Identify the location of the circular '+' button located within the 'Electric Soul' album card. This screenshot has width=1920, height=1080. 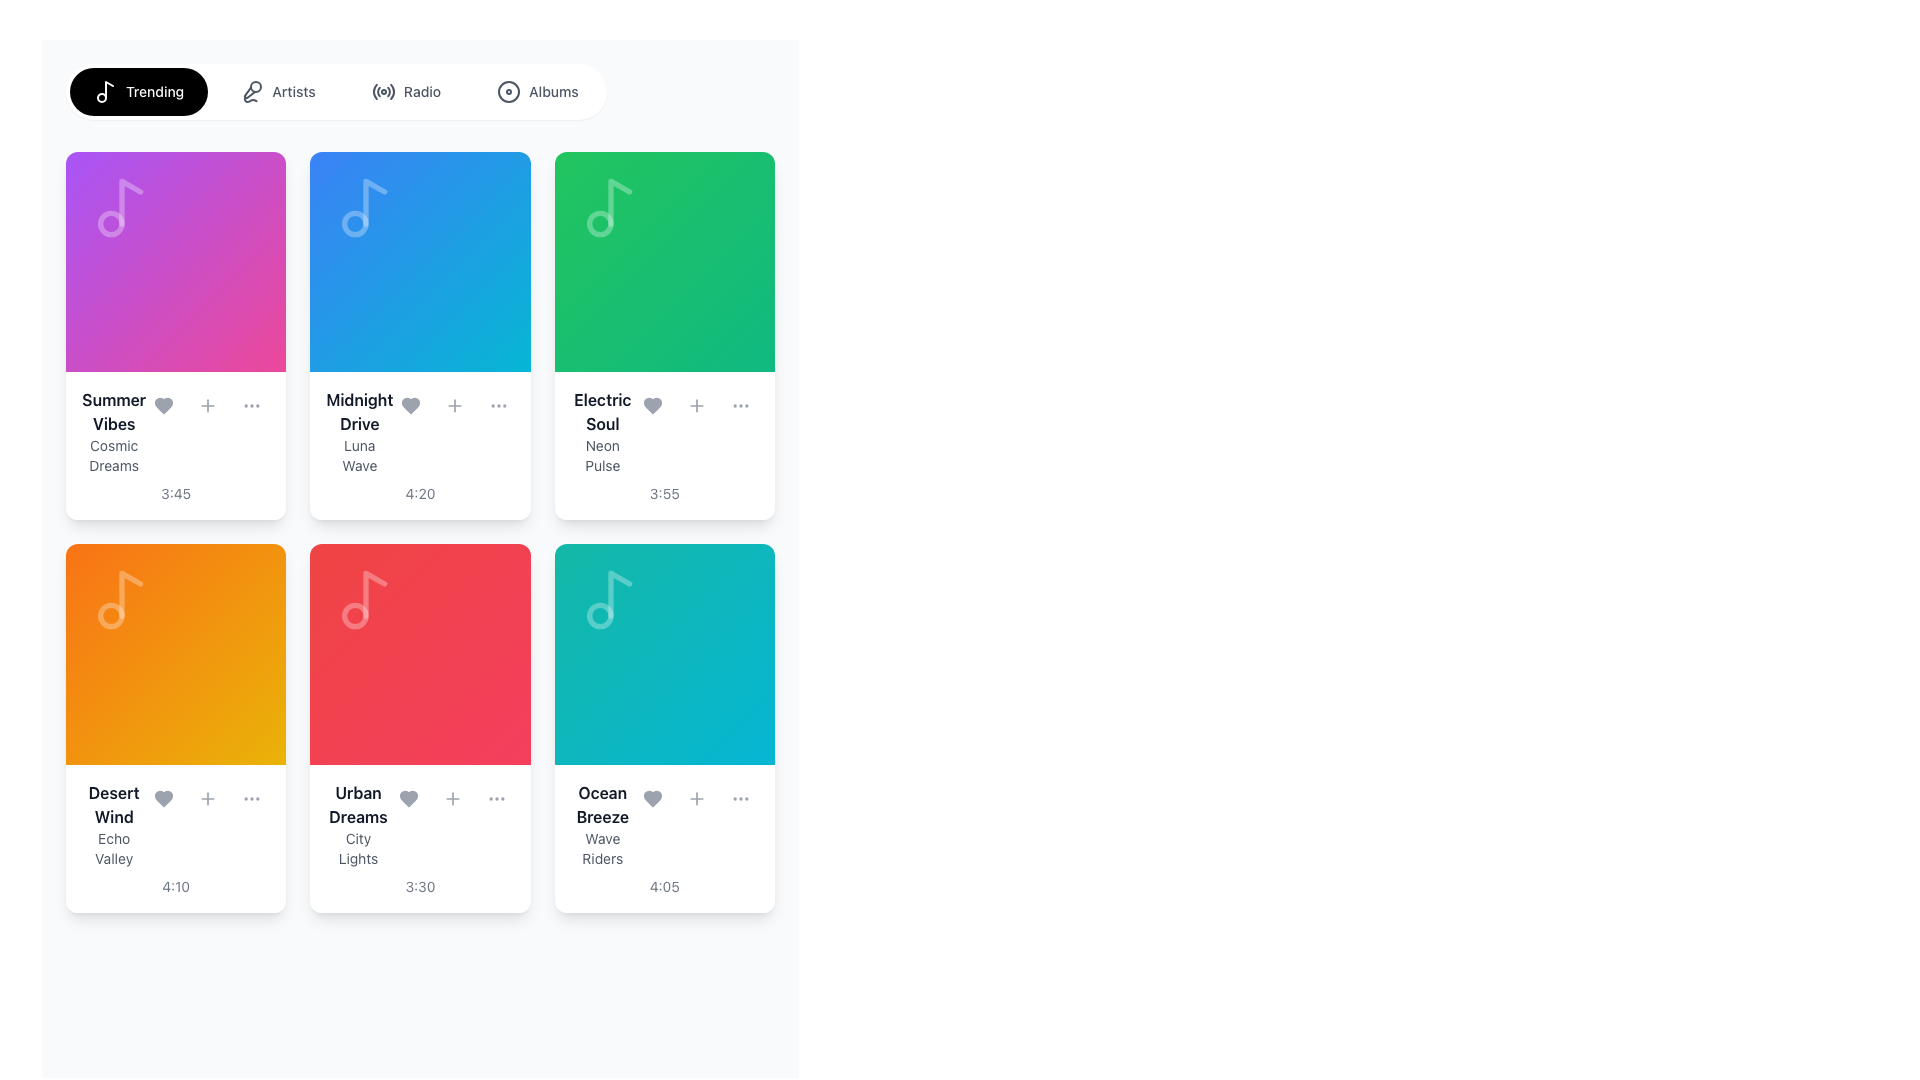
(696, 405).